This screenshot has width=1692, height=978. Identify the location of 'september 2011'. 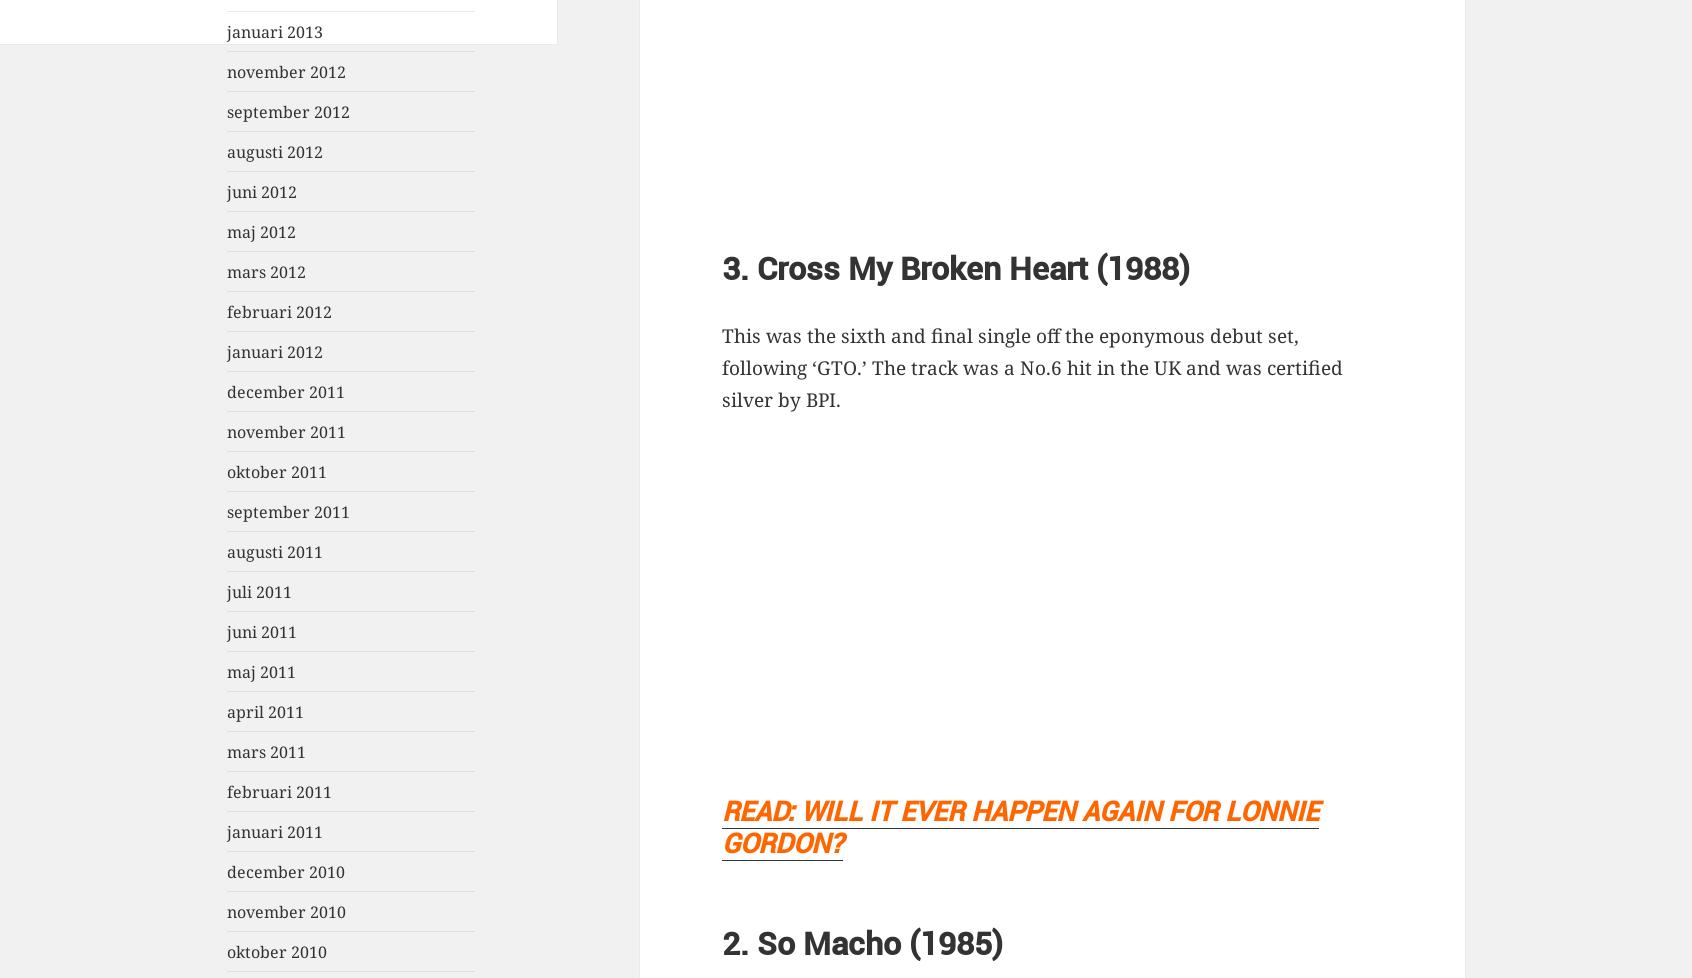
(287, 511).